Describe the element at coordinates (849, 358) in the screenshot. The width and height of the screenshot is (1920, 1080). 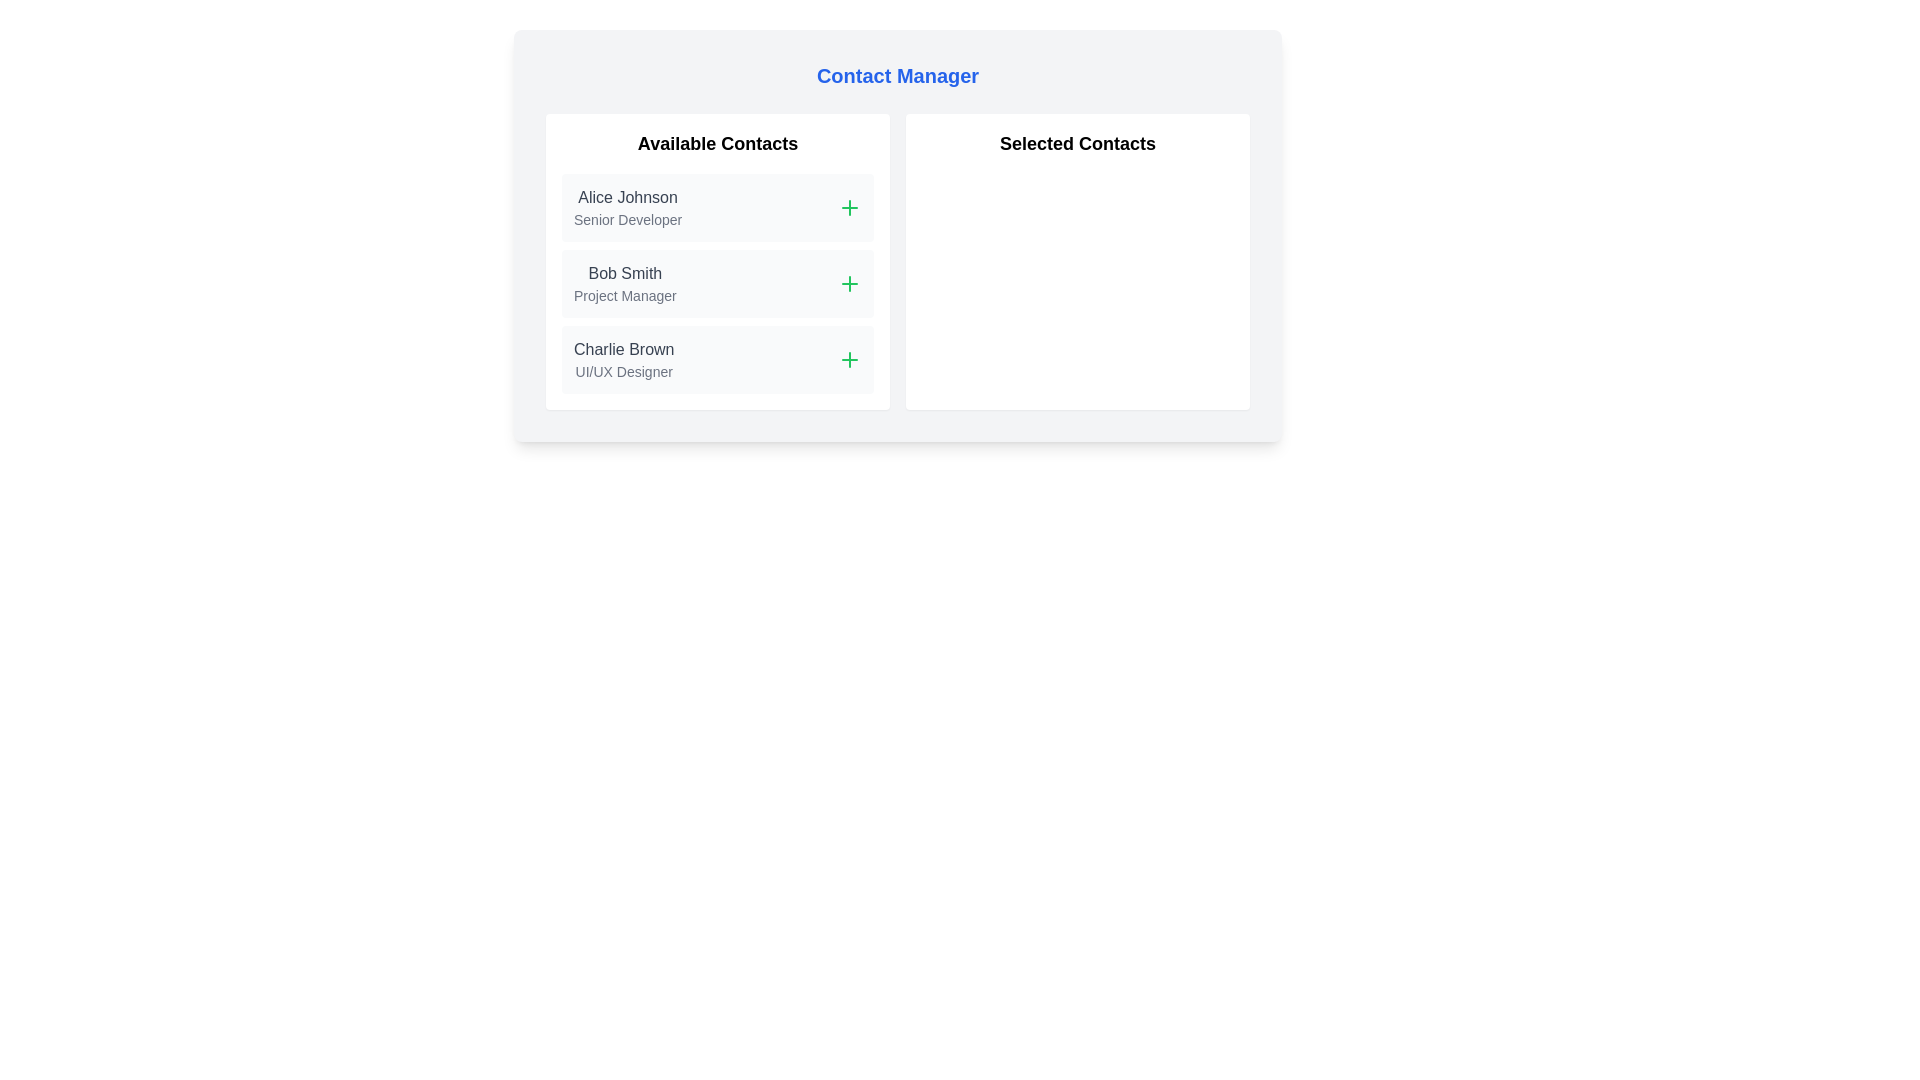
I see `the icon button located under 'Charlie Brown' and 'UI/UX Designer' text` at that location.